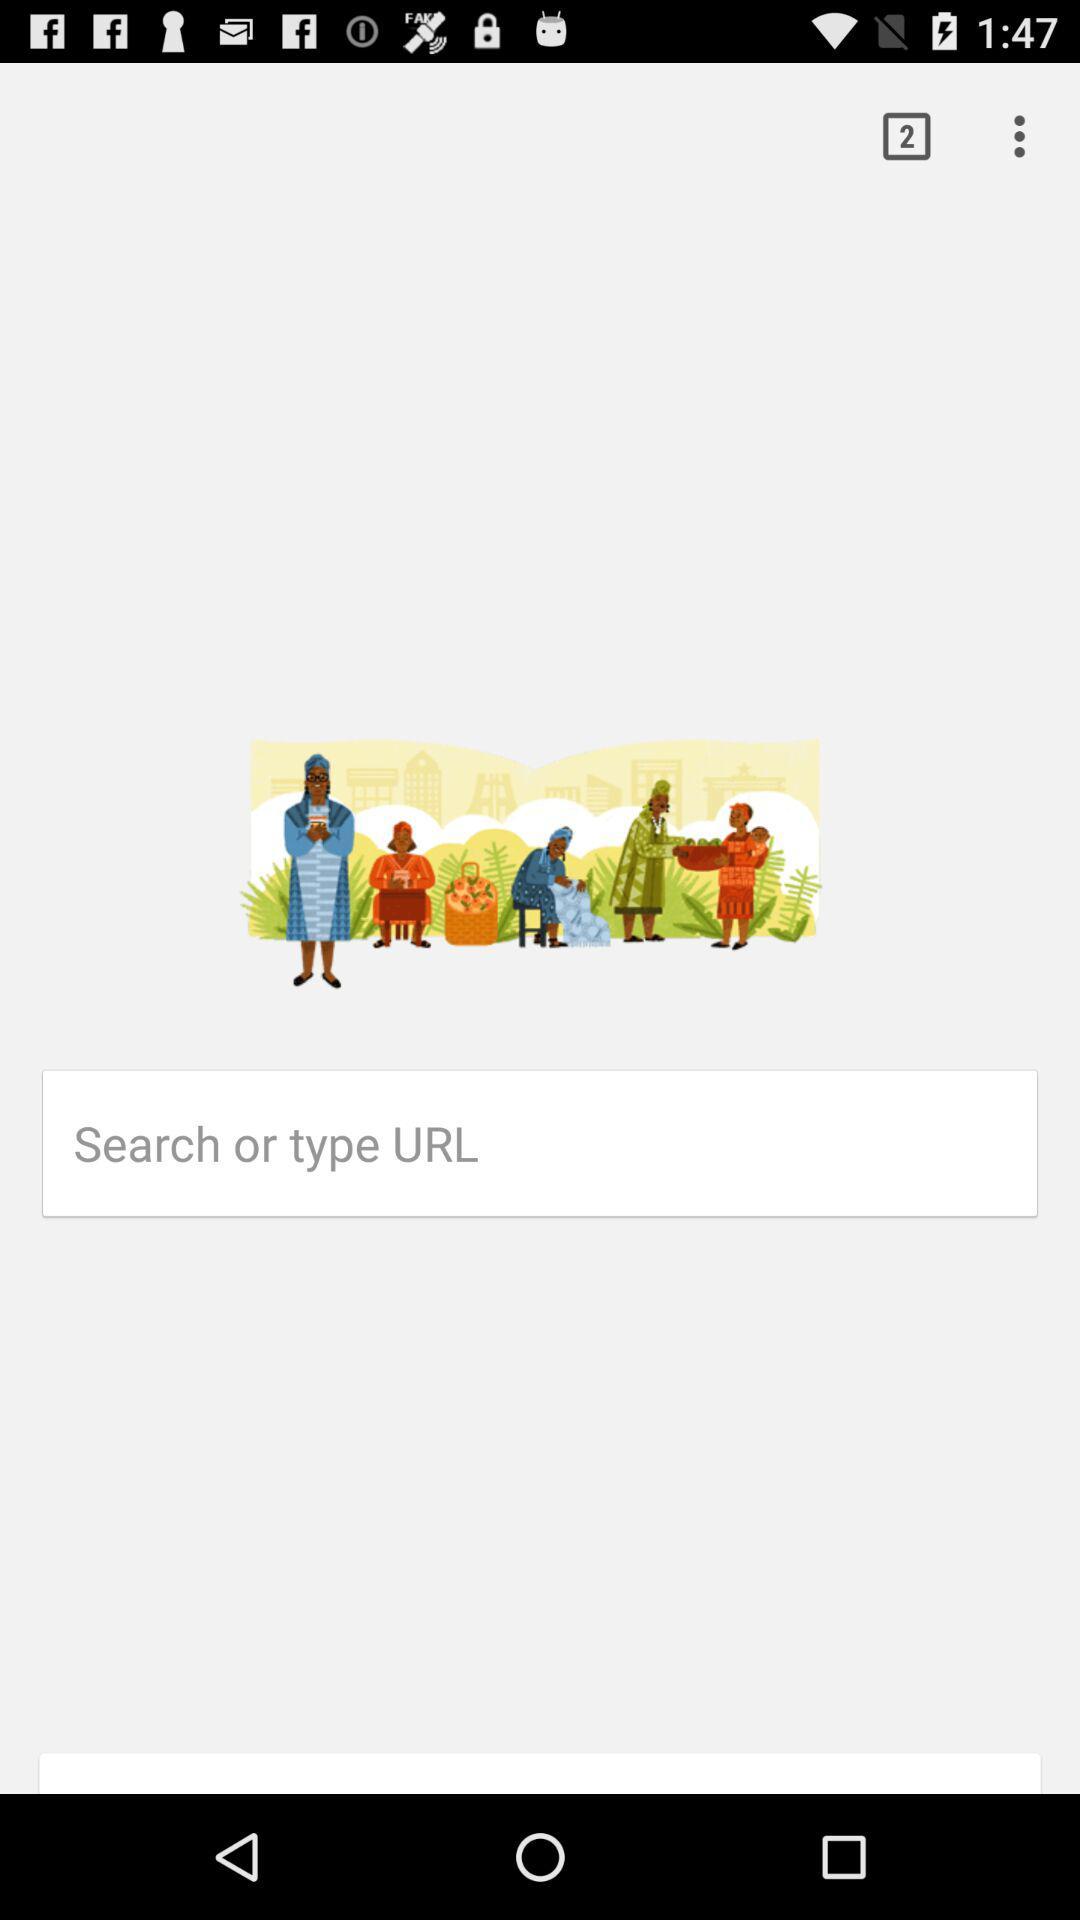 This screenshot has height=1920, width=1080. Describe the element at coordinates (555, 1143) in the screenshot. I see `search` at that location.